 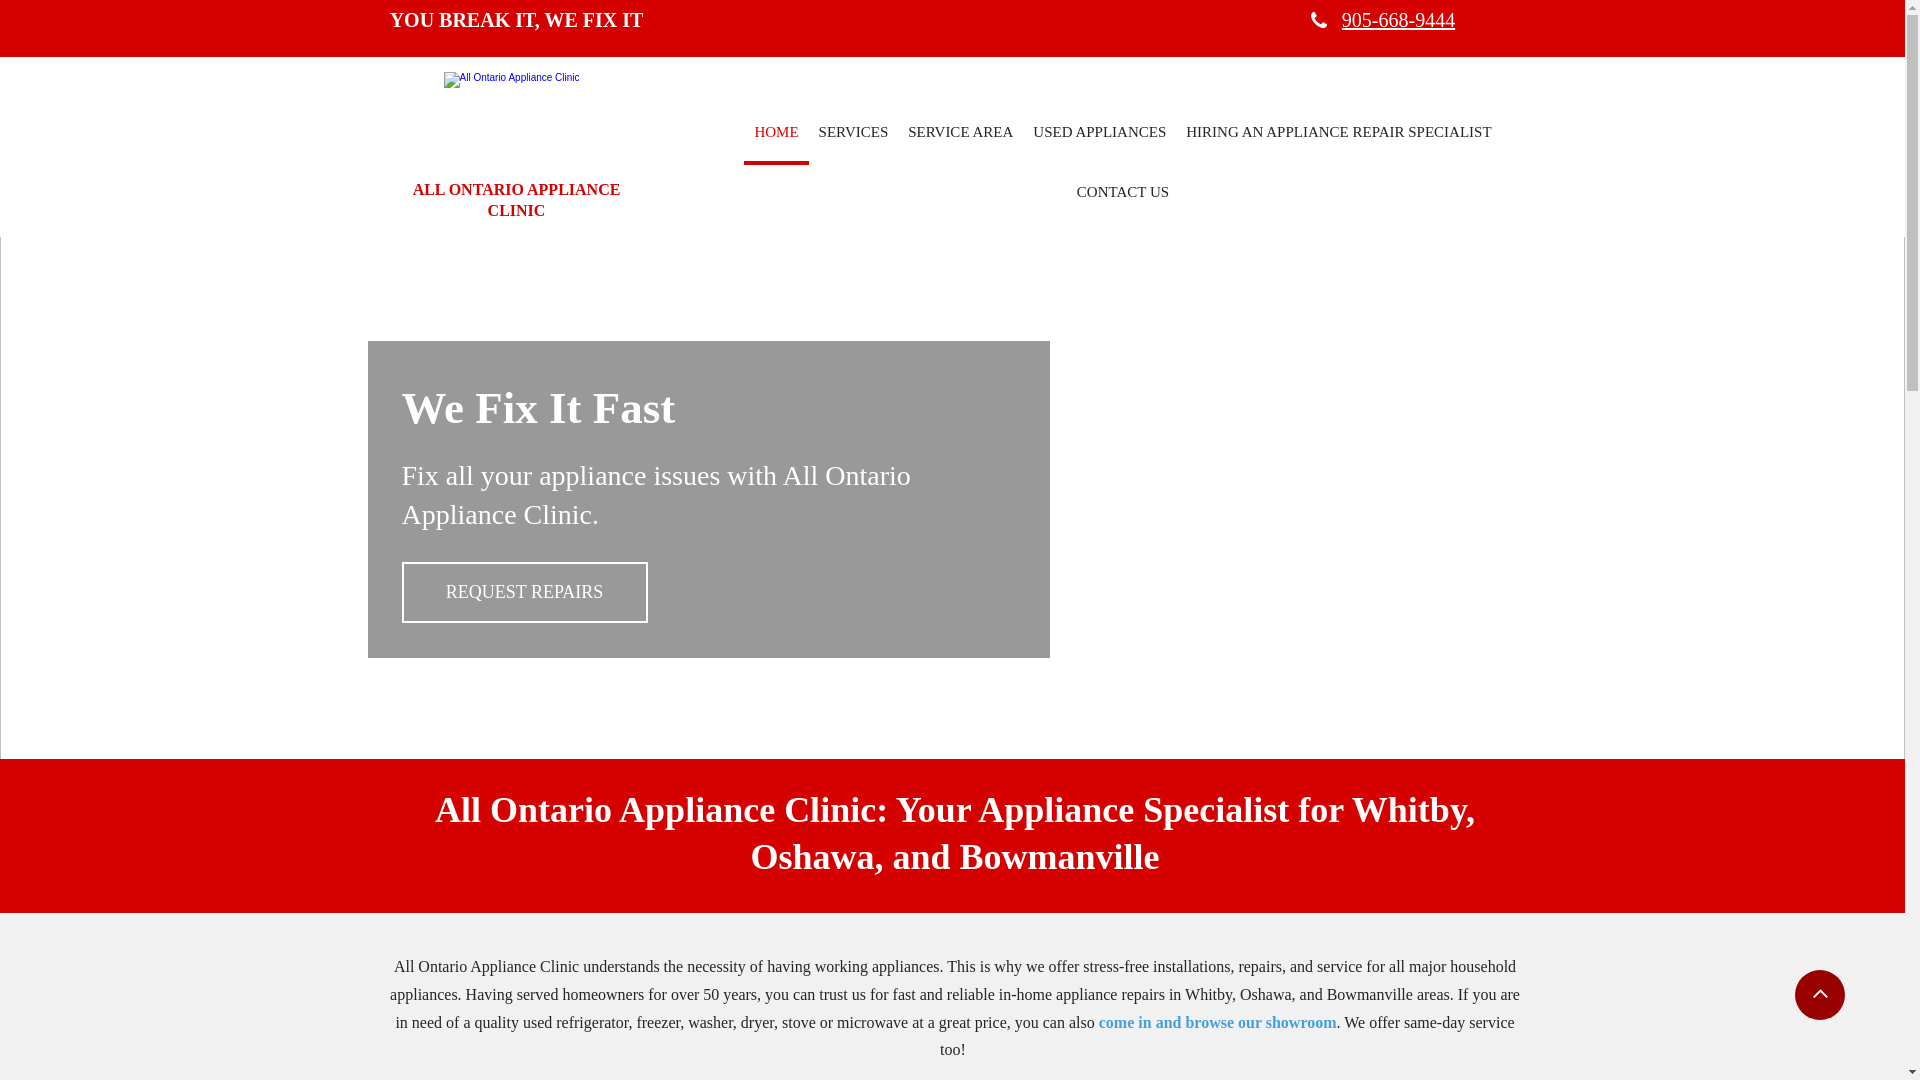 I want to click on 'CONTACT US', so click(x=1065, y=195).